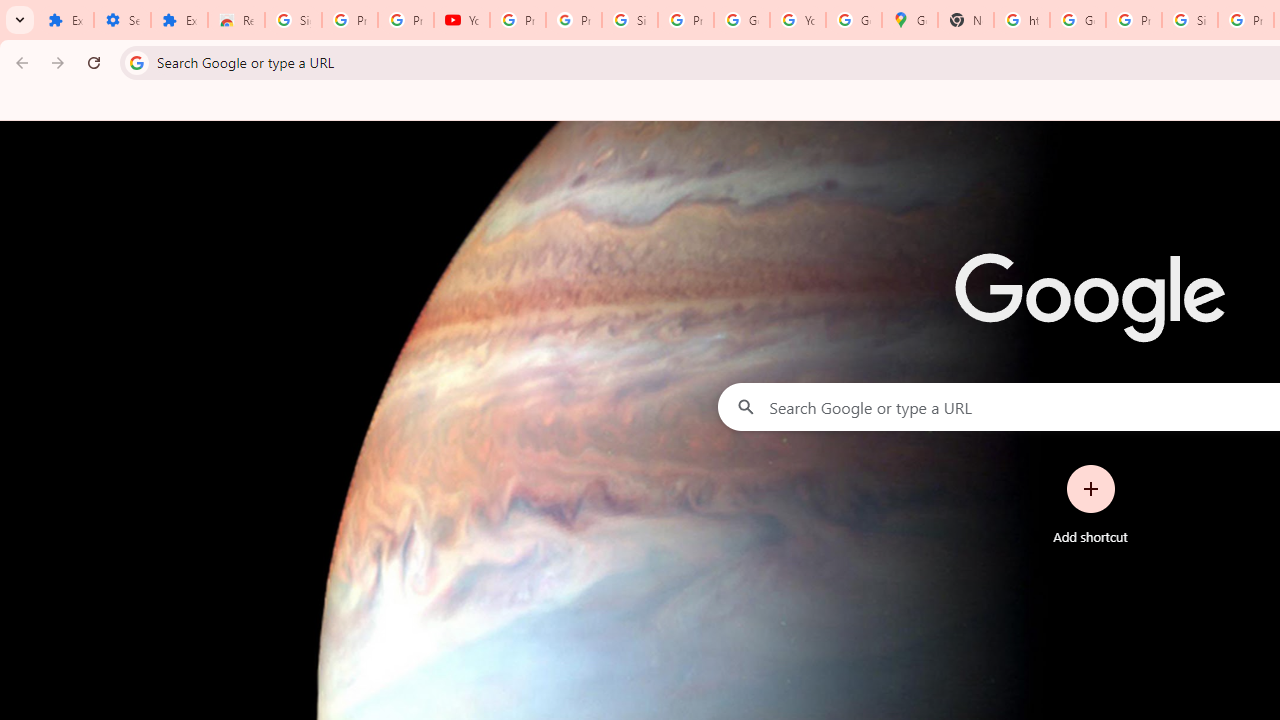 This screenshot has width=1280, height=720. I want to click on 'Google Account', so click(741, 20).